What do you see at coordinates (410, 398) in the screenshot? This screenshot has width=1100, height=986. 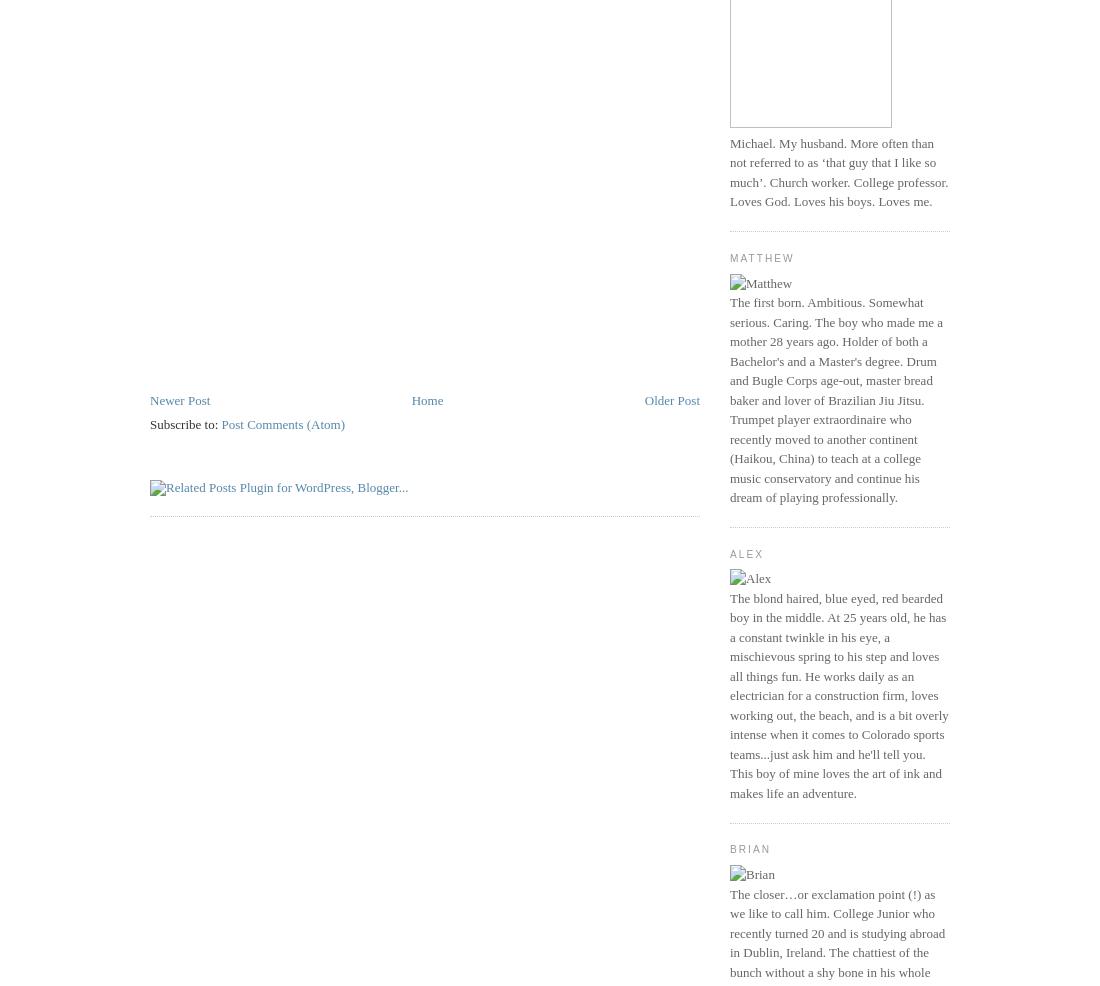 I see `'Home'` at bounding box center [410, 398].